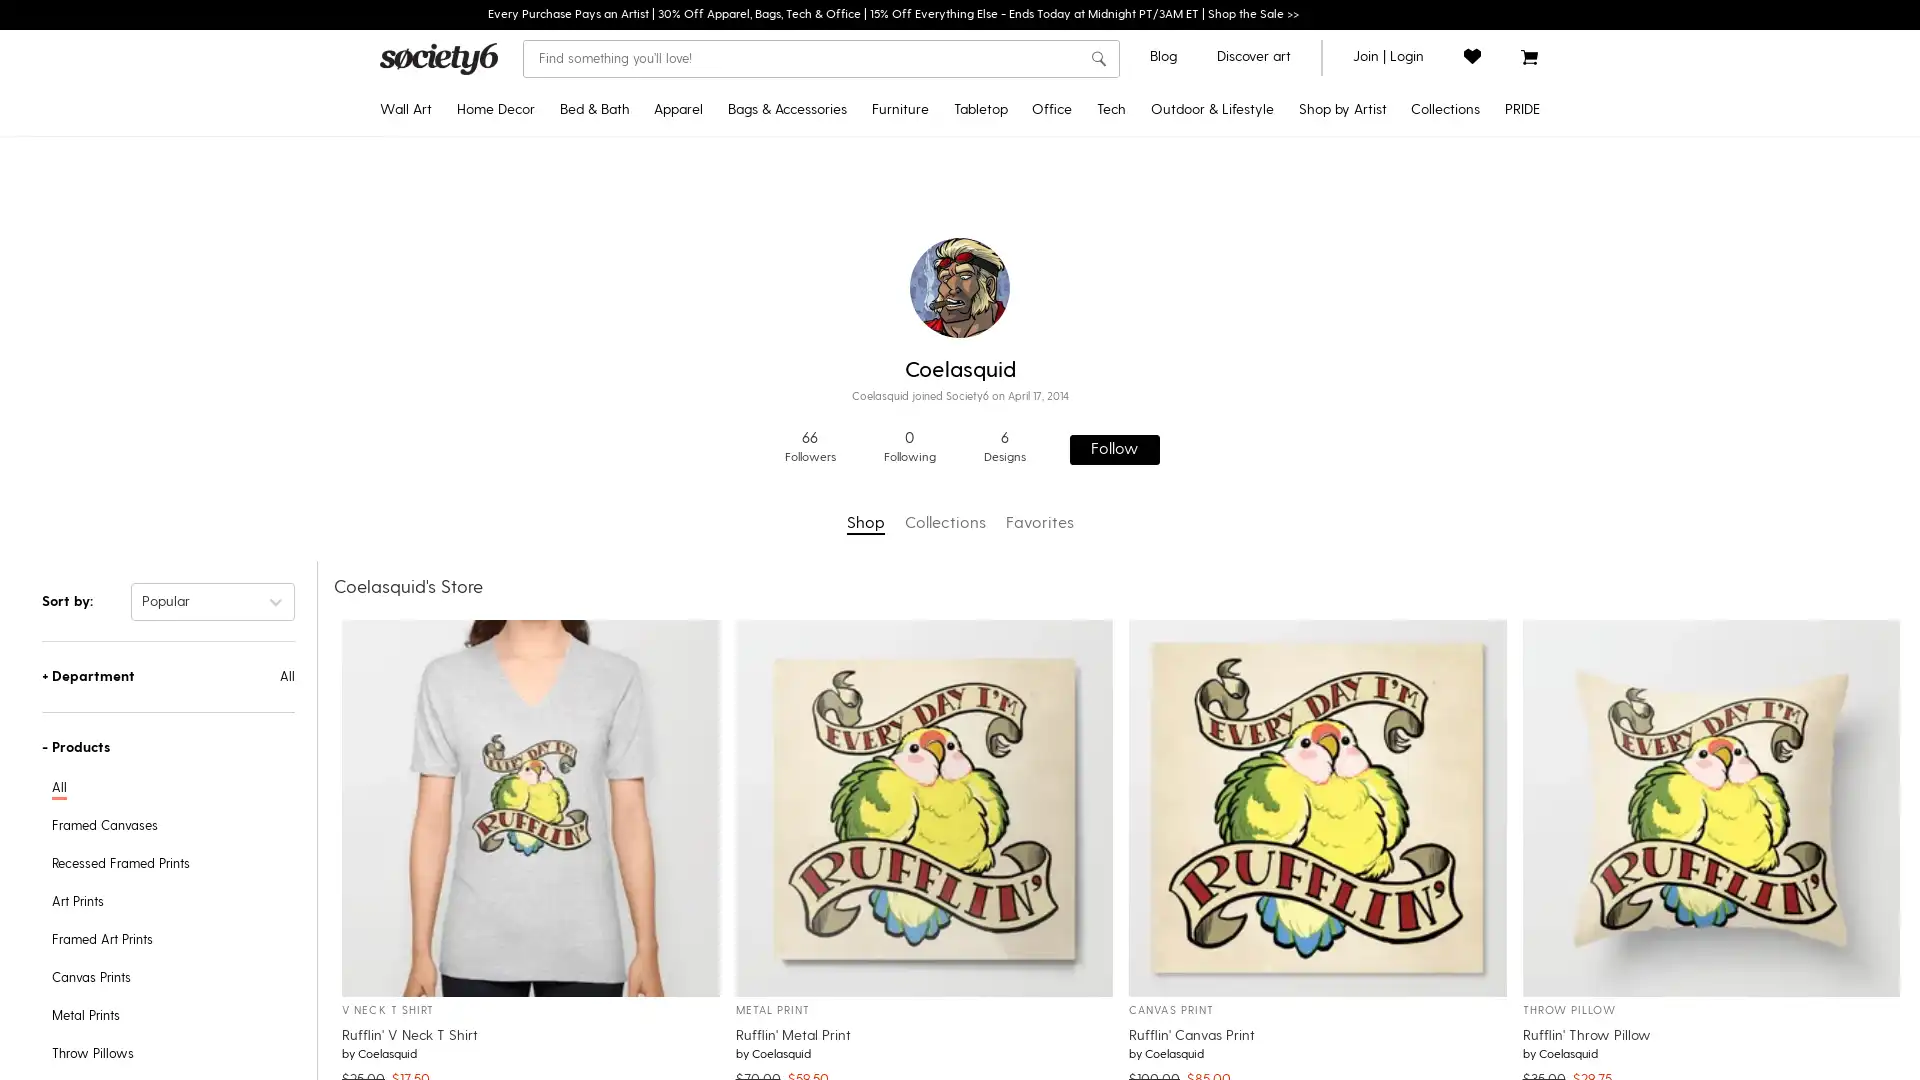  Describe the element at coordinates (1101, 257) in the screenshot. I see `Jigsaw Puzzles` at that location.